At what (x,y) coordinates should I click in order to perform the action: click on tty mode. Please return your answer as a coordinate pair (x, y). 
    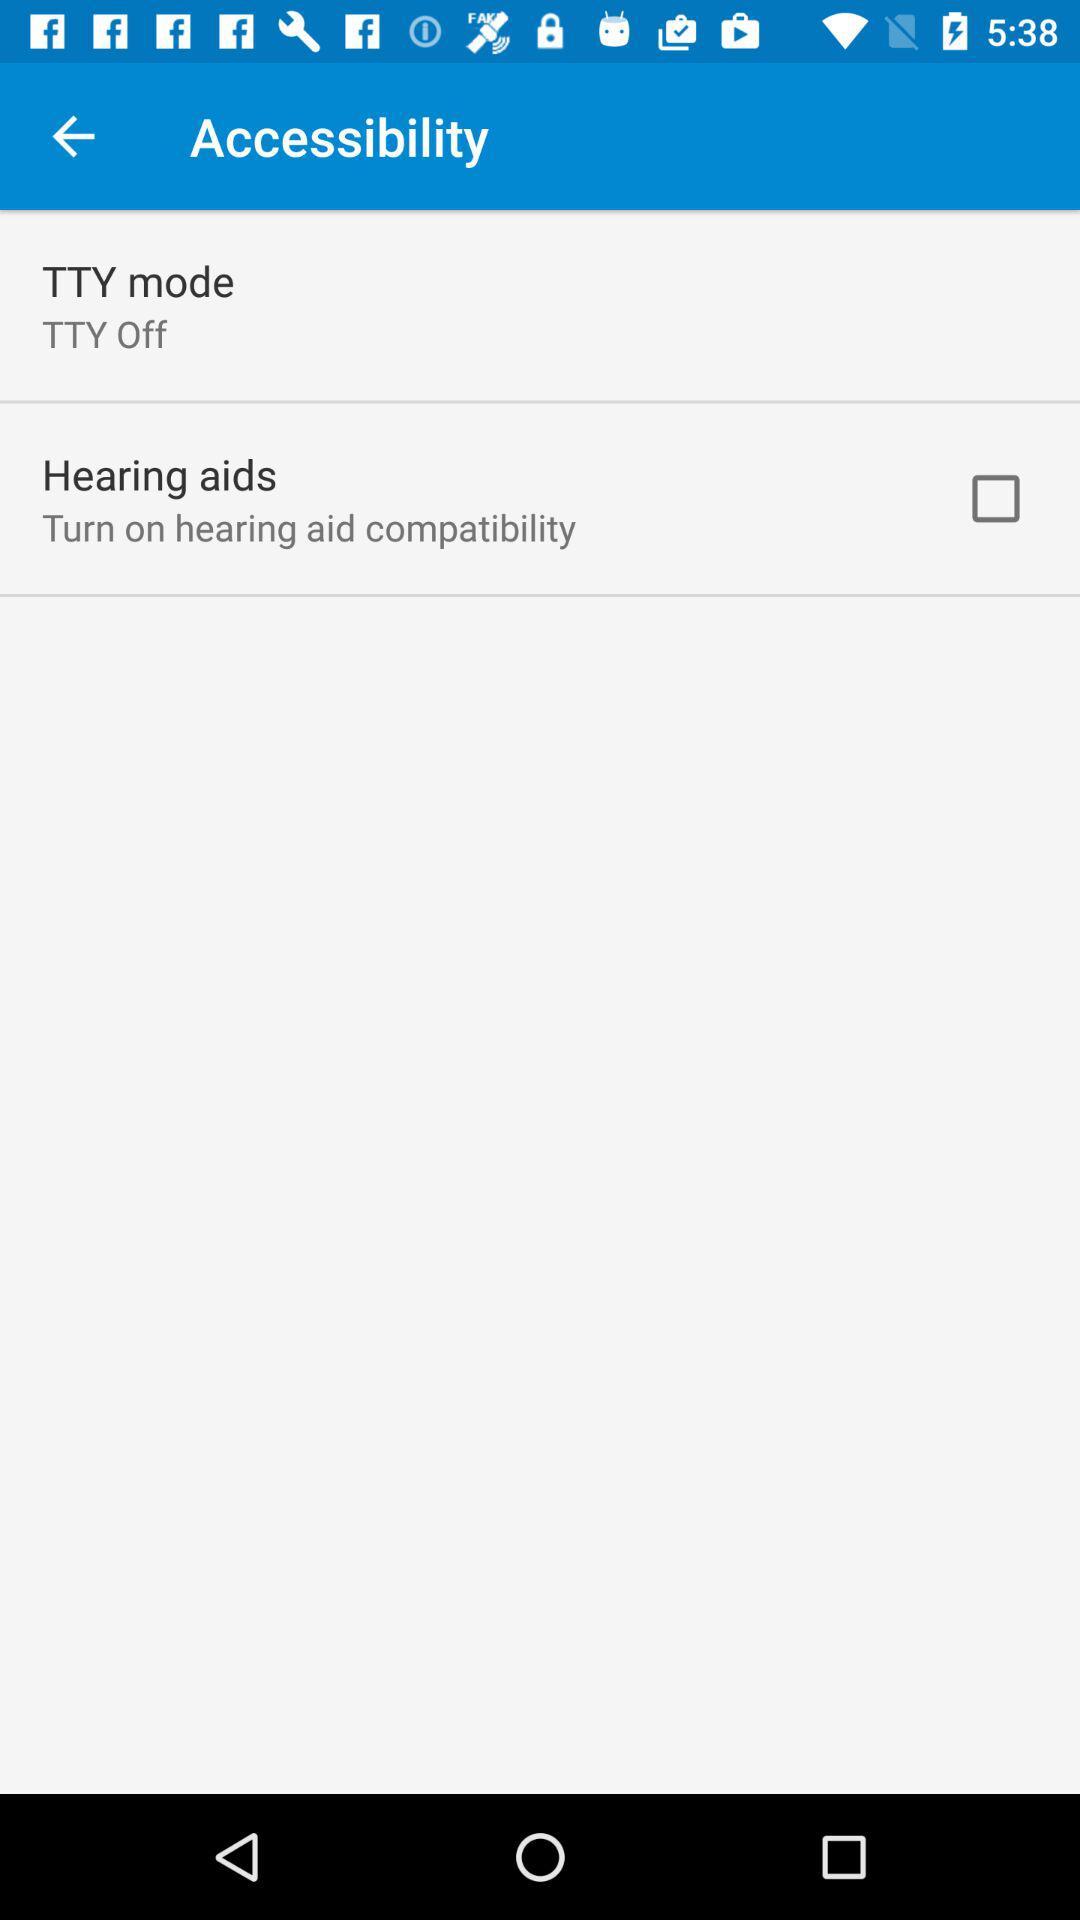
    Looking at the image, I should click on (137, 279).